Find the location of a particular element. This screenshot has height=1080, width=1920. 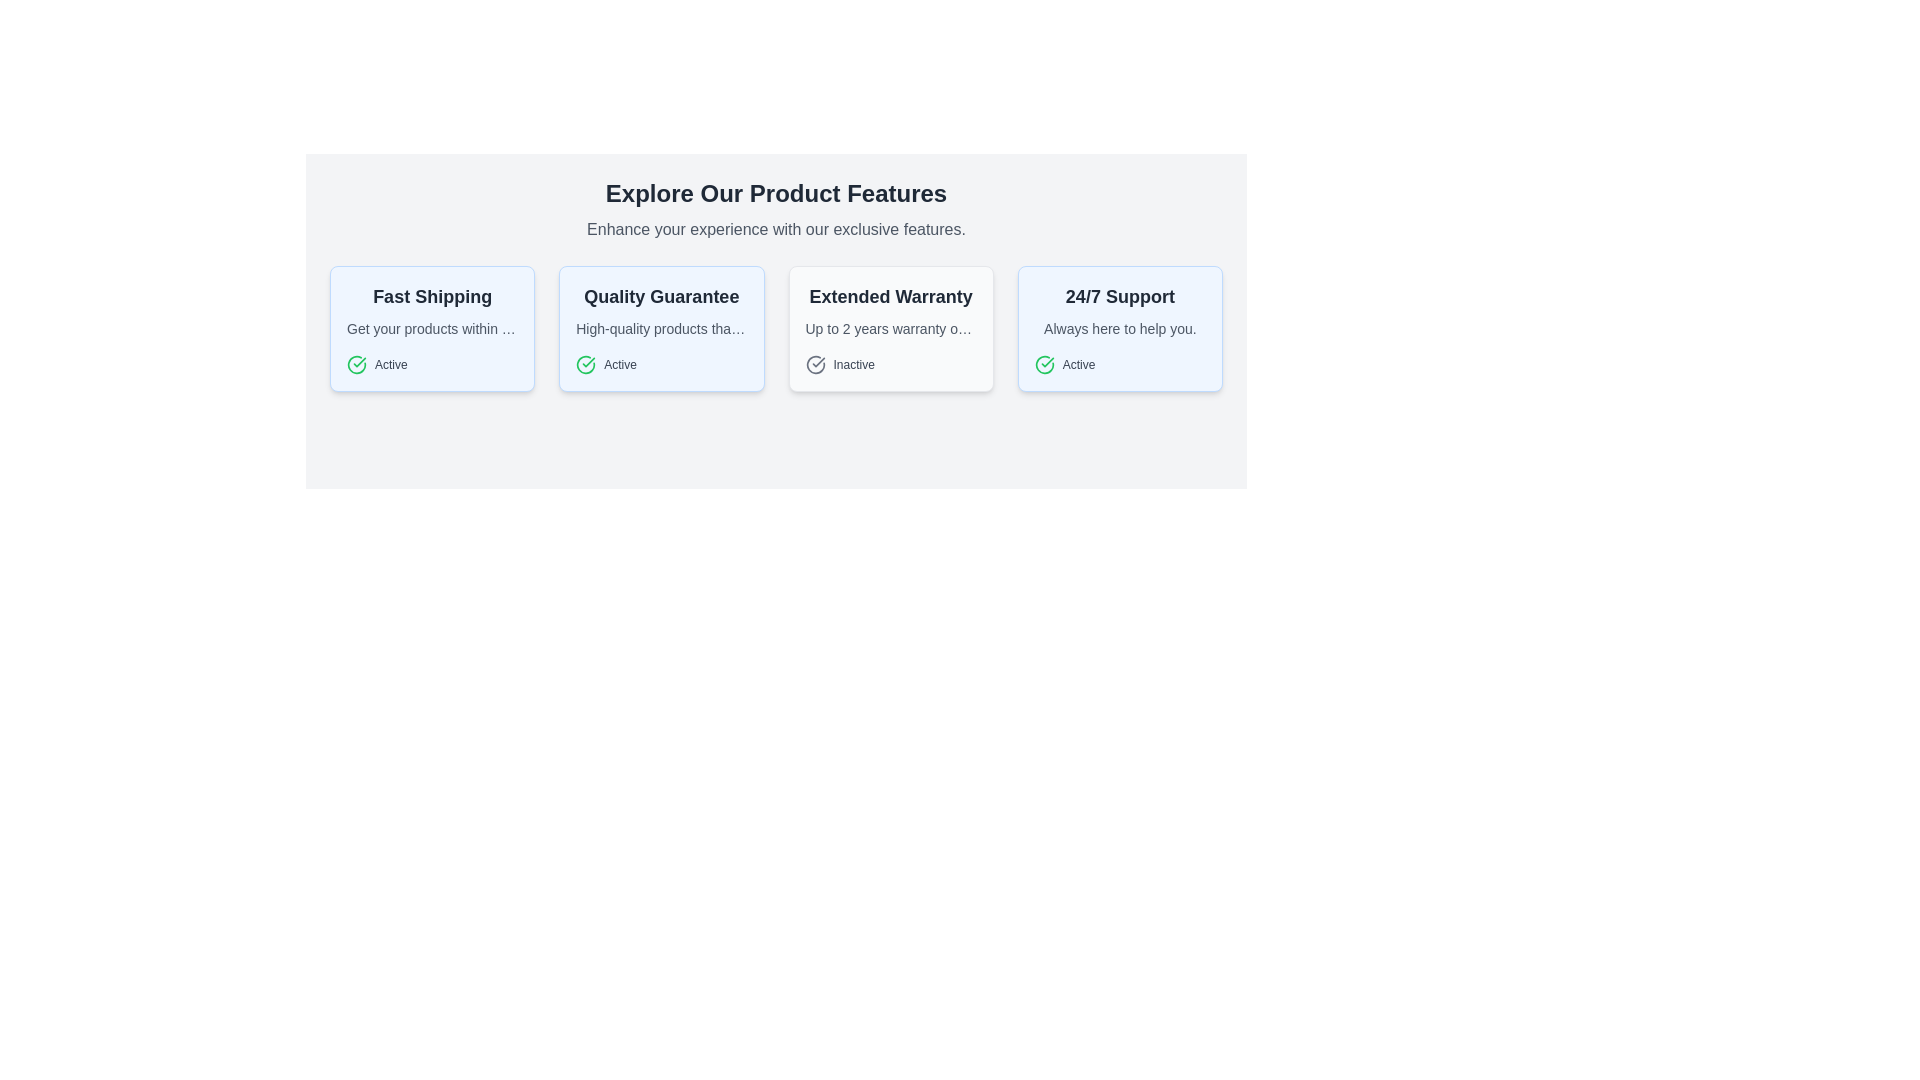

the 'Quality Guarantee' text, which is styled in a large, bold font and serves as a prominent title in its feature card is located at coordinates (661, 297).